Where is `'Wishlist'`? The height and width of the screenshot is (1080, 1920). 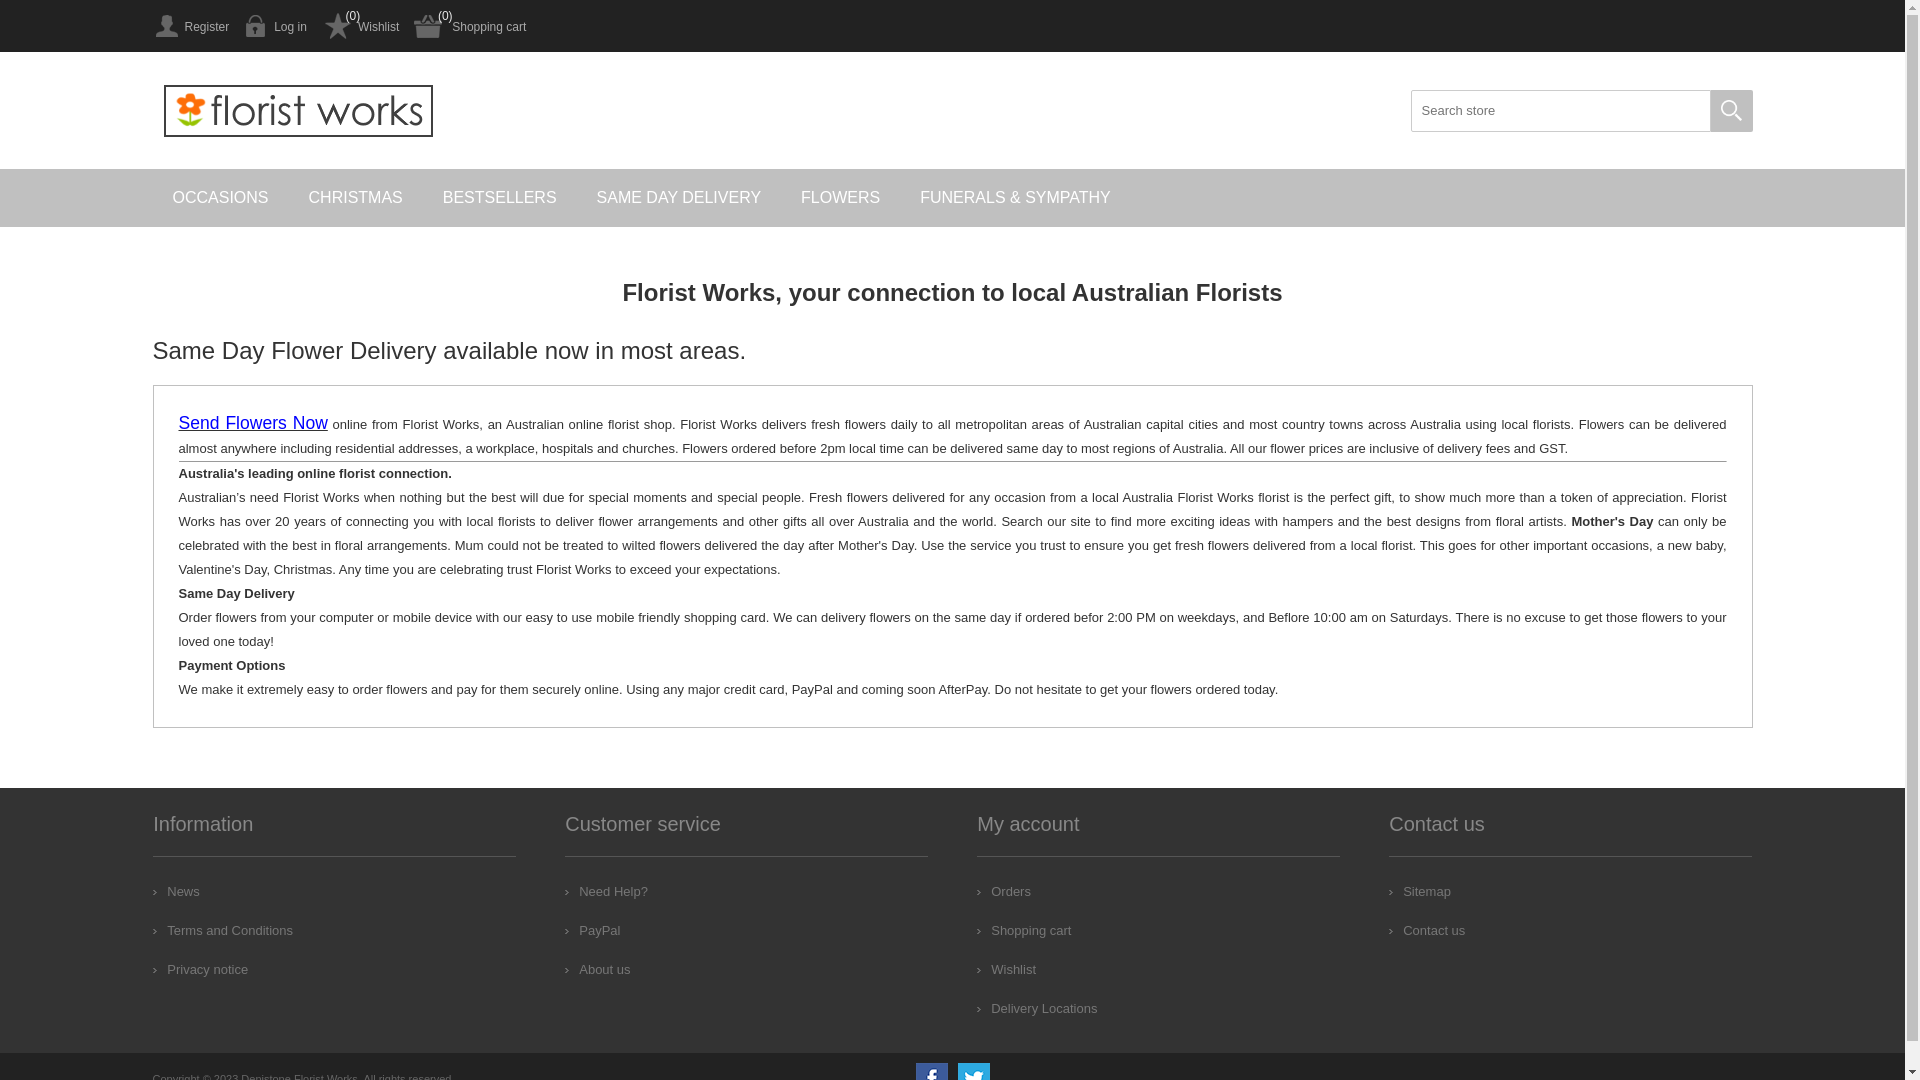
'Wishlist' is located at coordinates (321, 26).